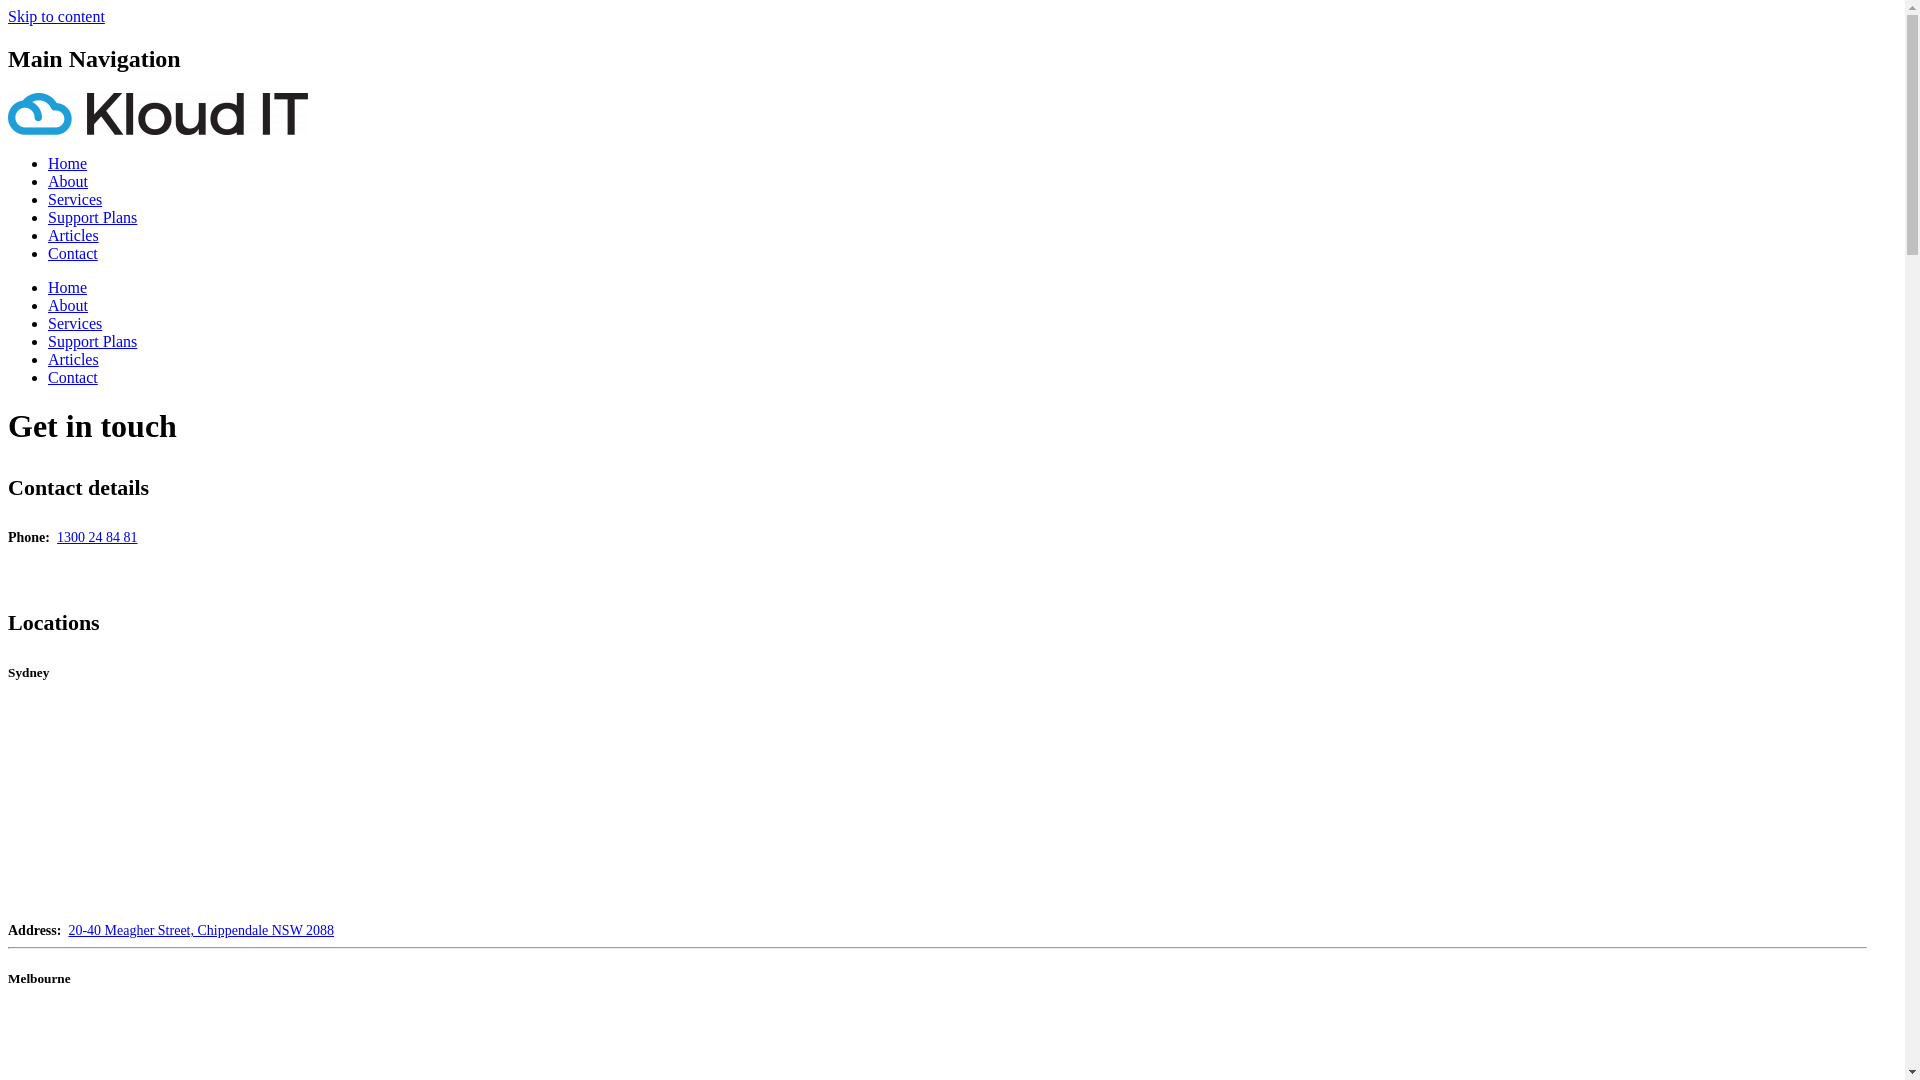 This screenshot has height=1080, width=1920. What do you see at coordinates (48, 181) in the screenshot?
I see `'About'` at bounding box center [48, 181].